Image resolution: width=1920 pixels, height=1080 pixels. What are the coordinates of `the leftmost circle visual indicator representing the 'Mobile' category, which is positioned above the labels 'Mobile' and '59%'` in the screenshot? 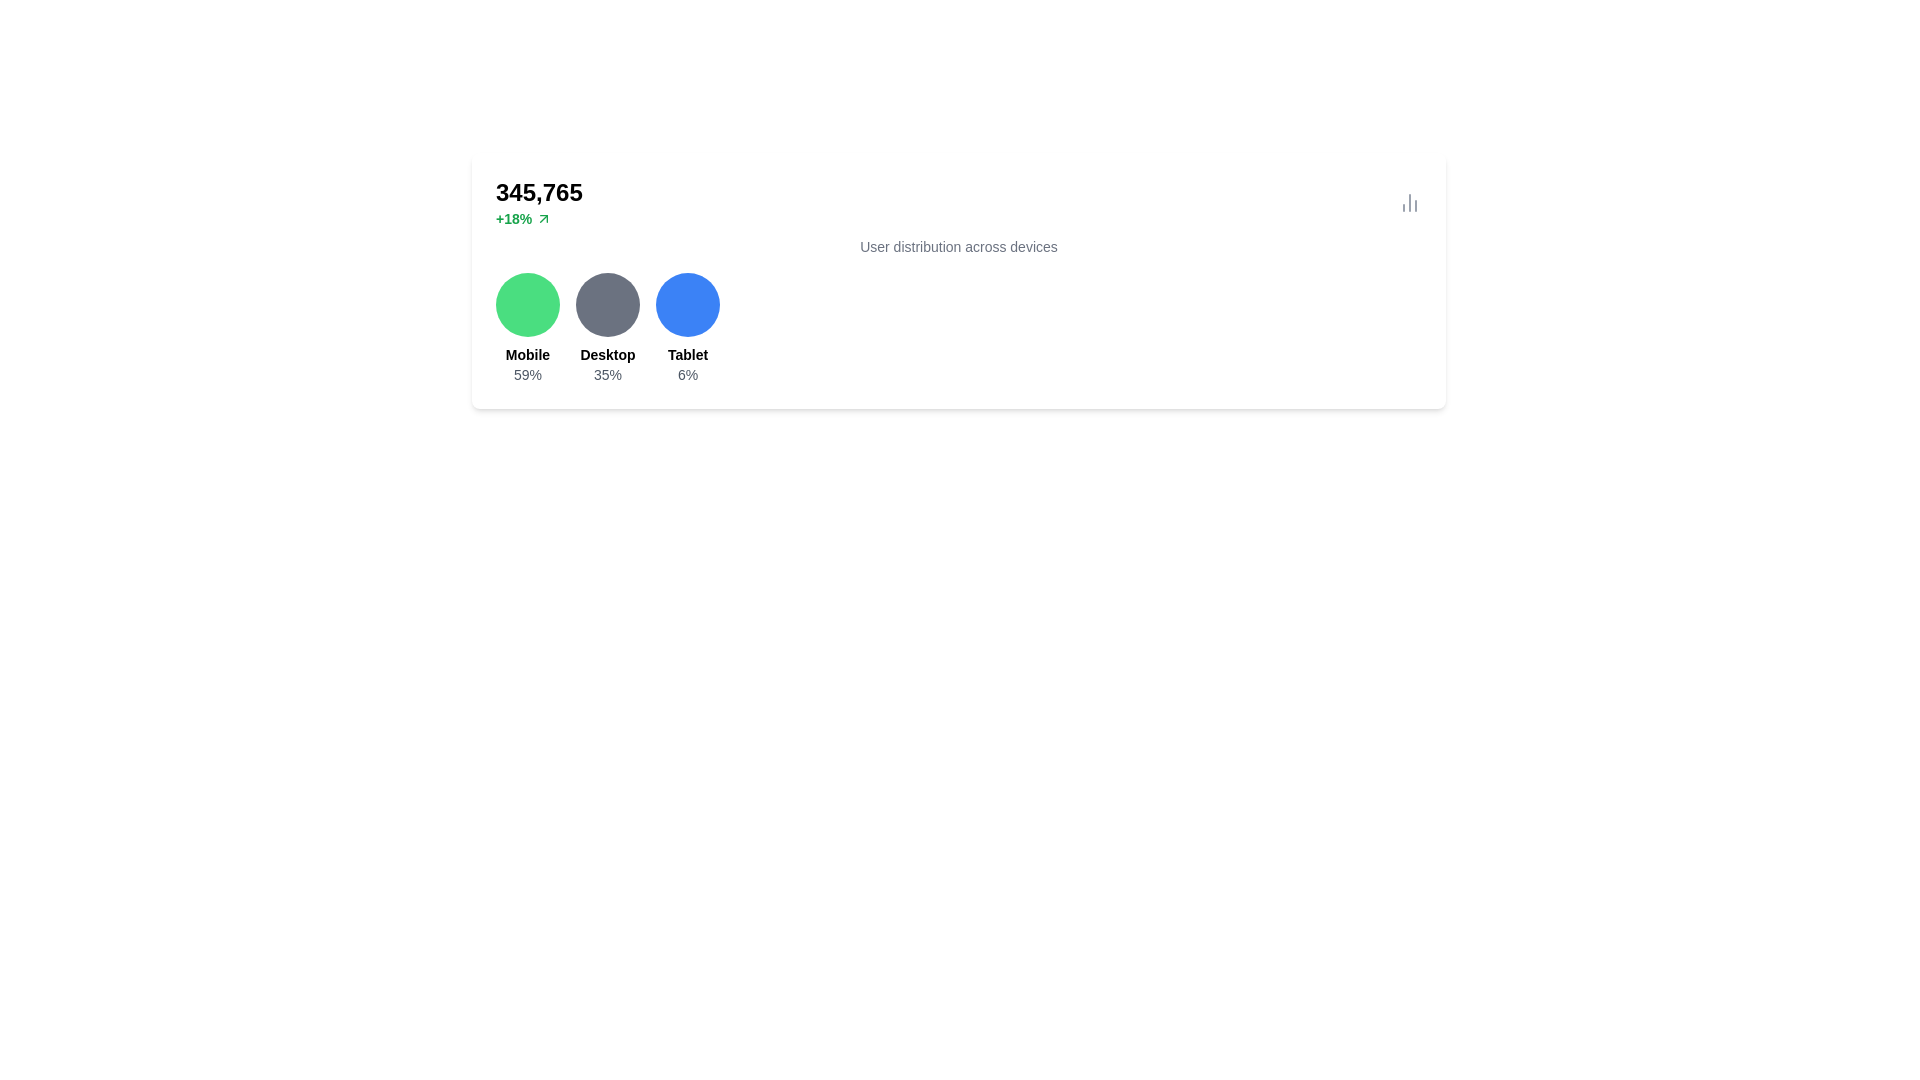 It's located at (528, 304).